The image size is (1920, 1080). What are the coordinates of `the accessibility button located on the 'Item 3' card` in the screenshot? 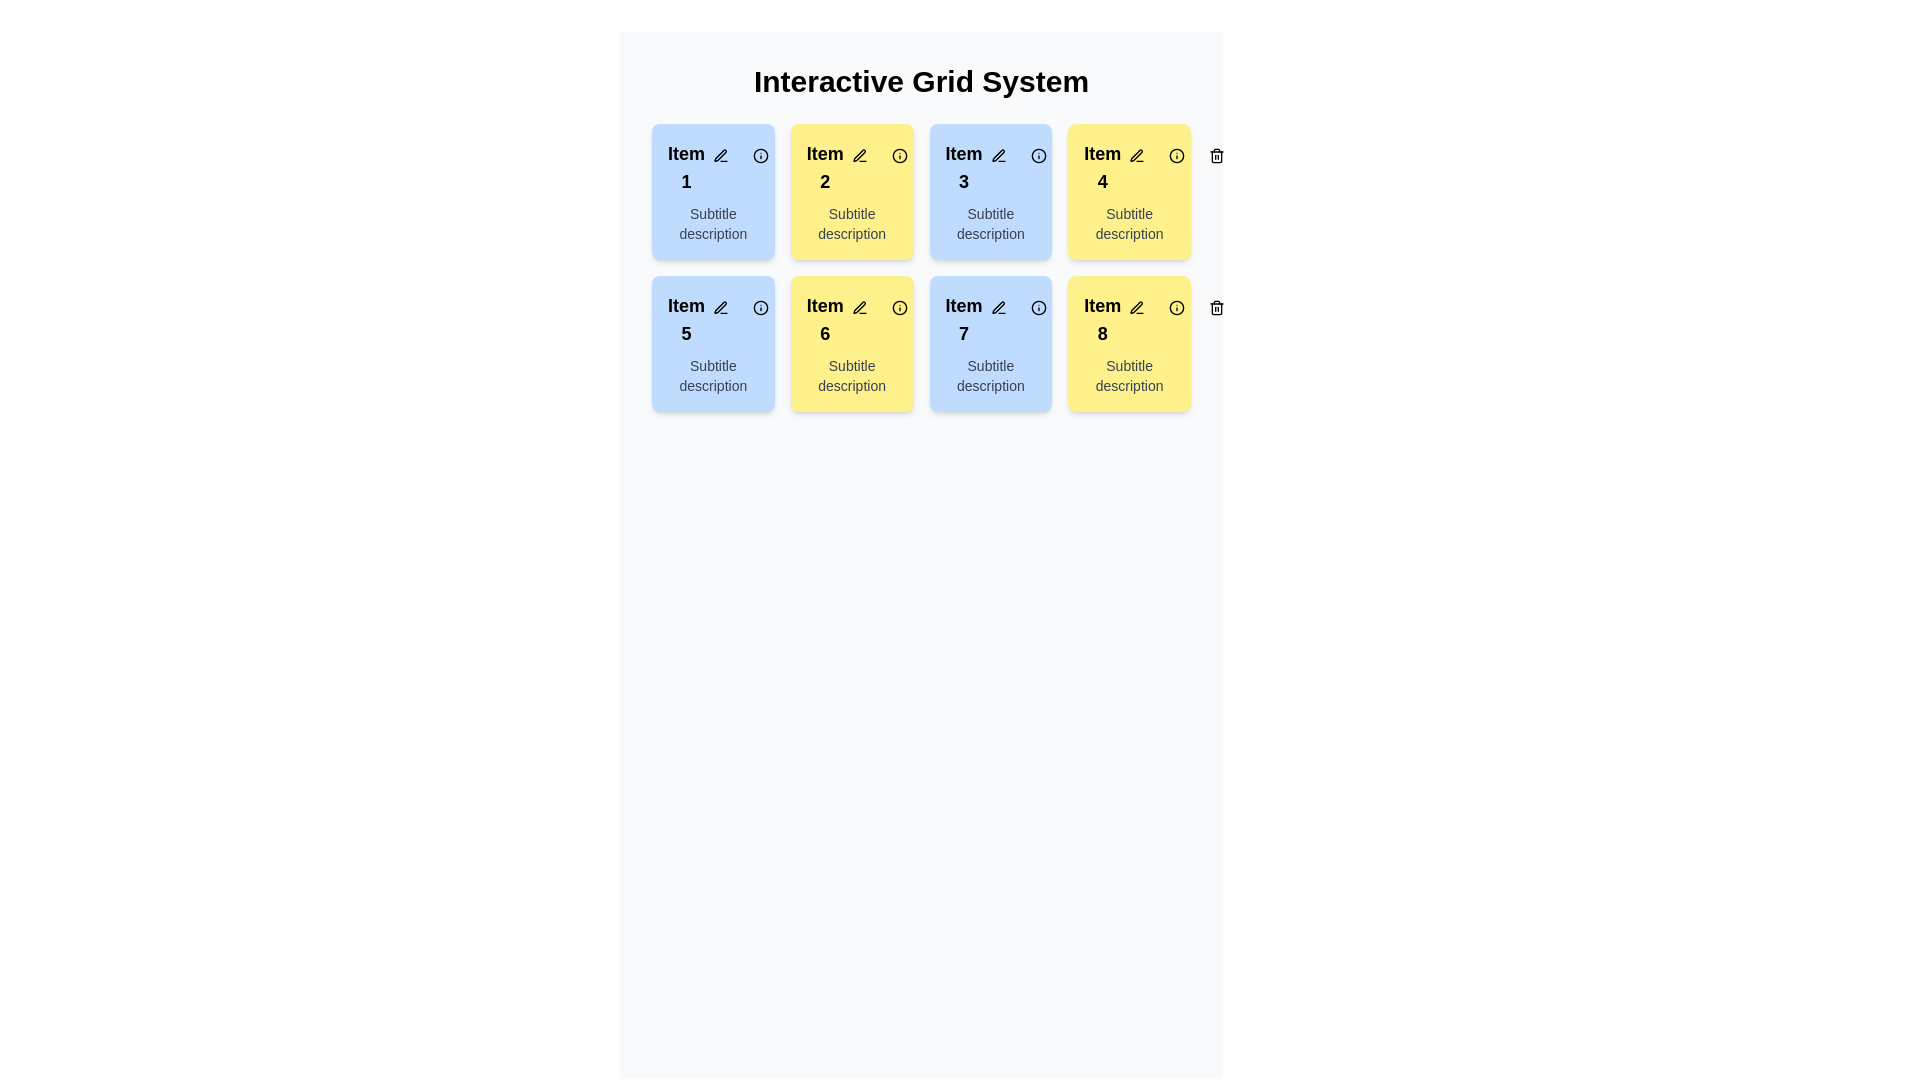 It's located at (1038, 154).